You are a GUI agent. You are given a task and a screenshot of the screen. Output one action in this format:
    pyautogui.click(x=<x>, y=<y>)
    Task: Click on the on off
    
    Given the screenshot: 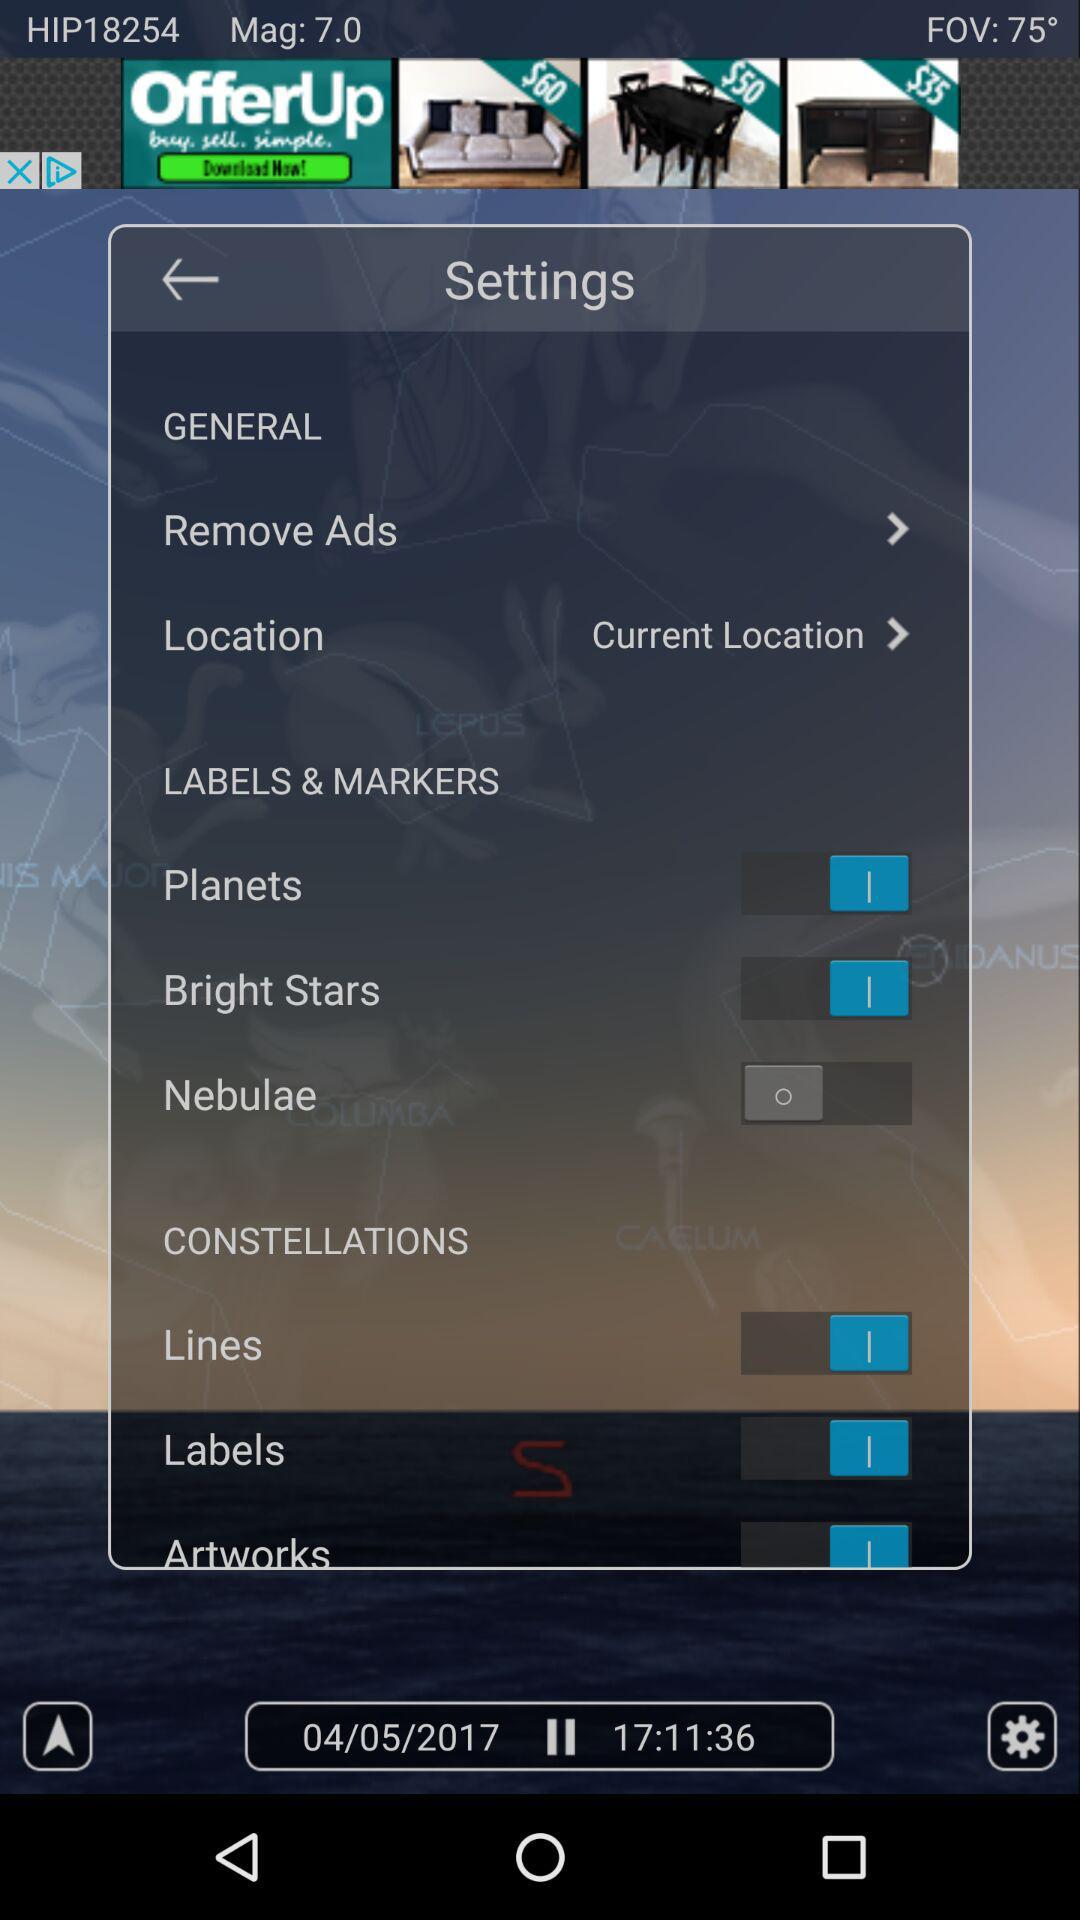 What is the action you would take?
    pyautogui.click(x=852, y=882)
    